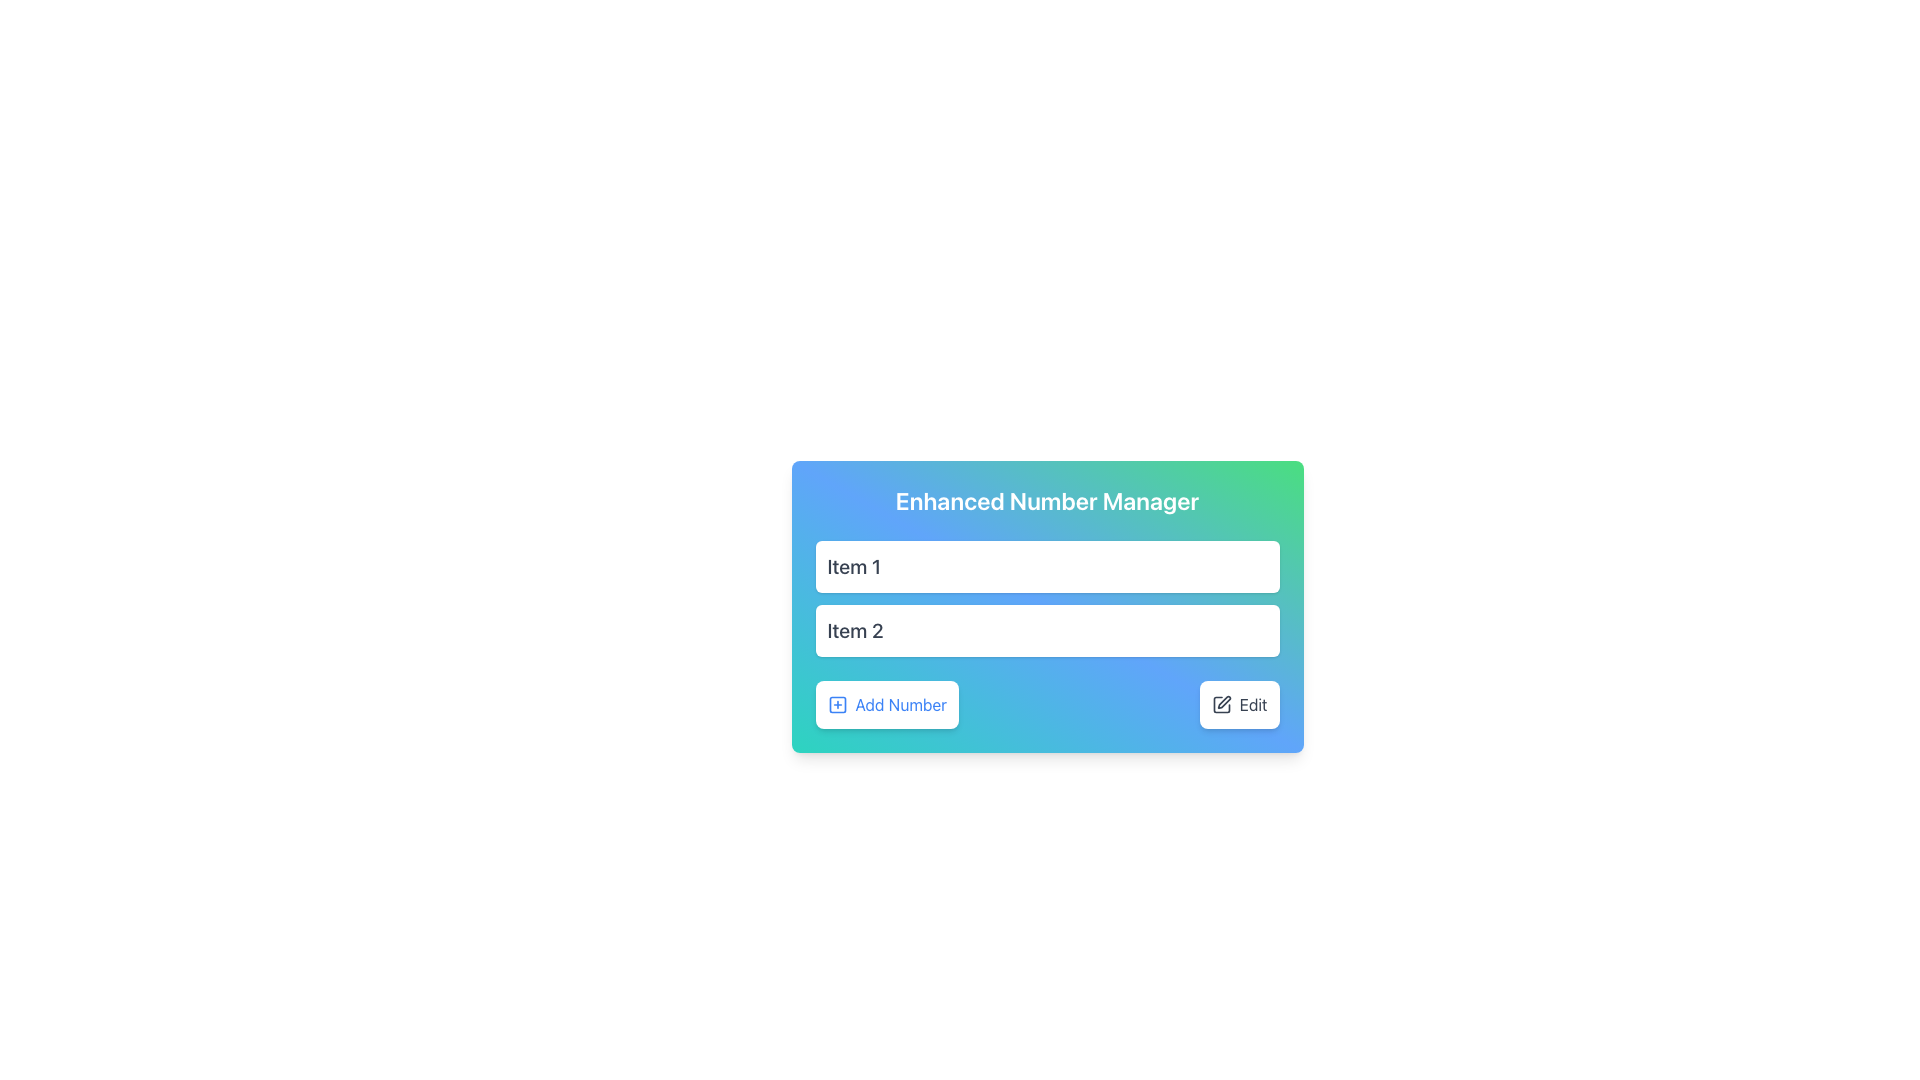  What do you see at coordinates (1223, 701) in the screenshot?
I see `the 'Edit' button containing the pen icon located in the bottom-right corner of the card interface` at bounding box center [1223, 701].